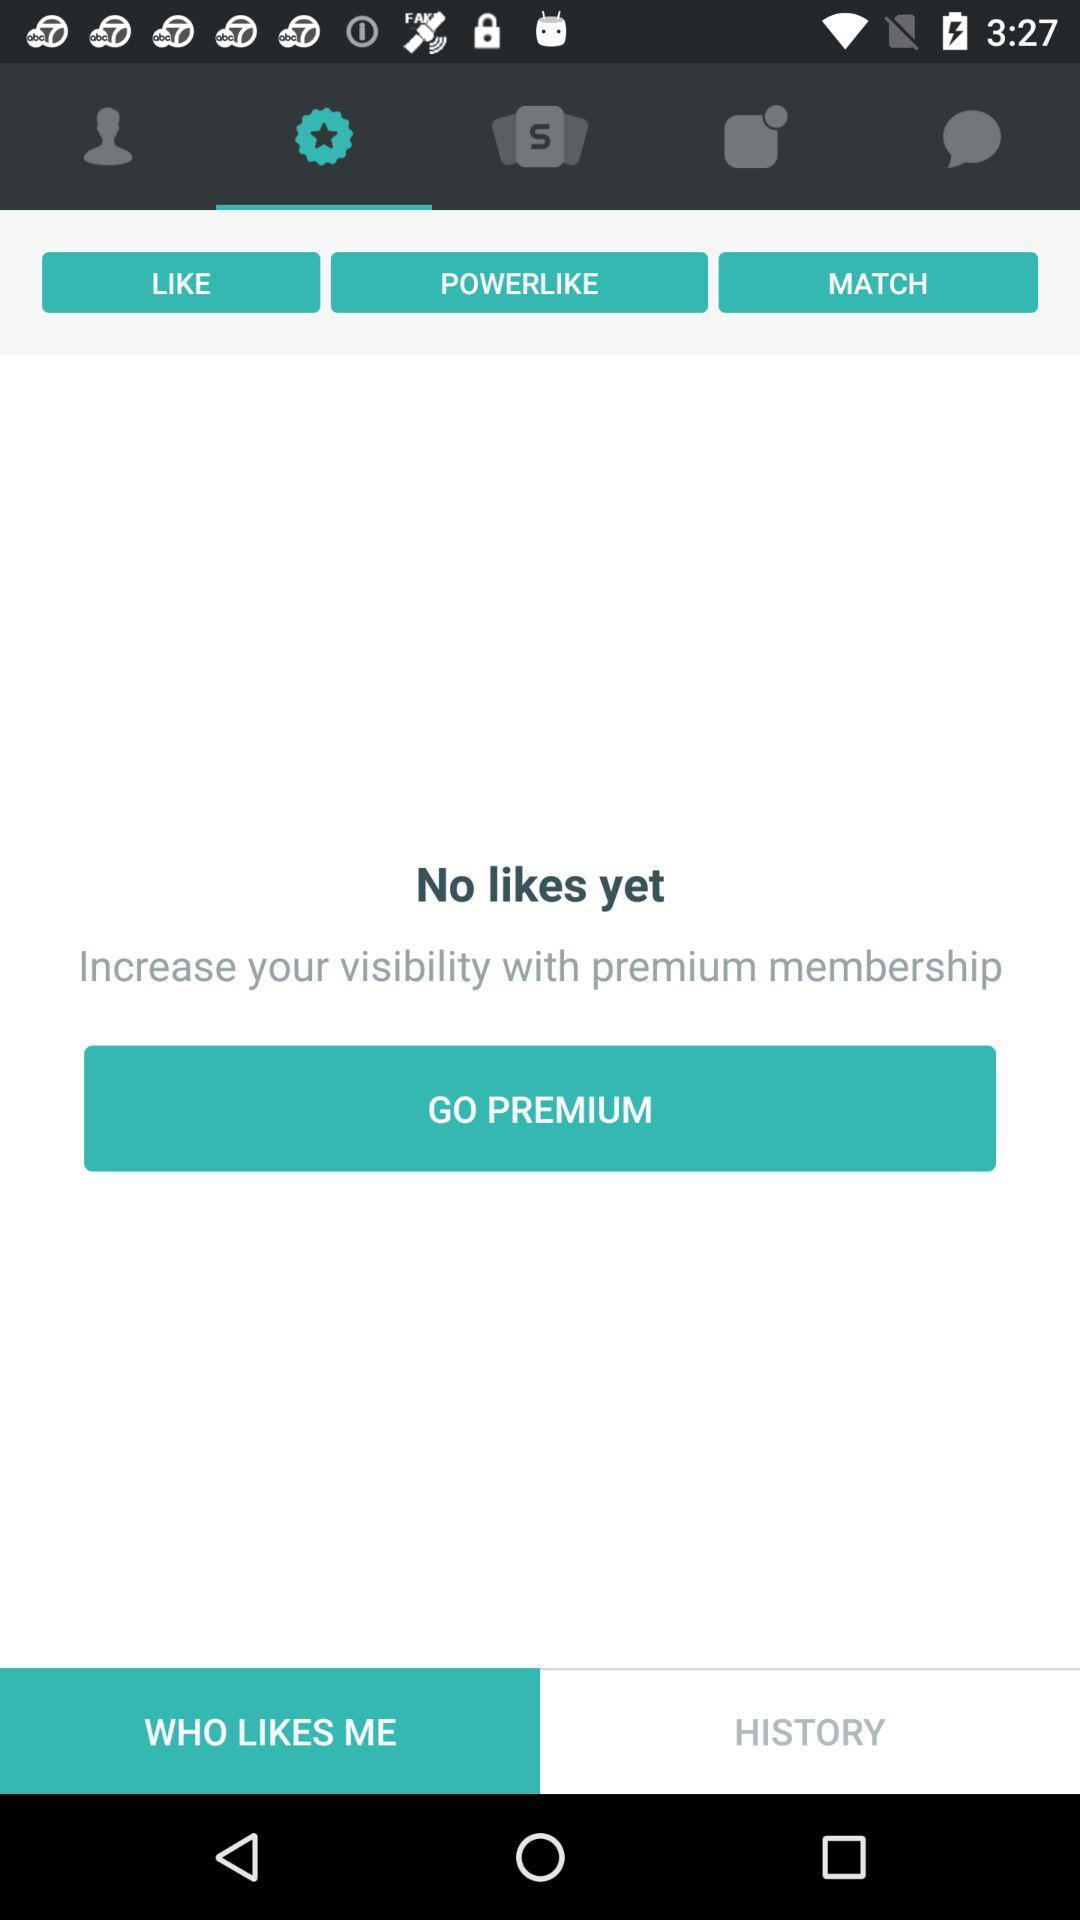 The image size is (1080, 1920). What do you see at coordinates (270, 1730) in the screenshot?
I see `the icon next to history item` at bounding box center [270, 1730].